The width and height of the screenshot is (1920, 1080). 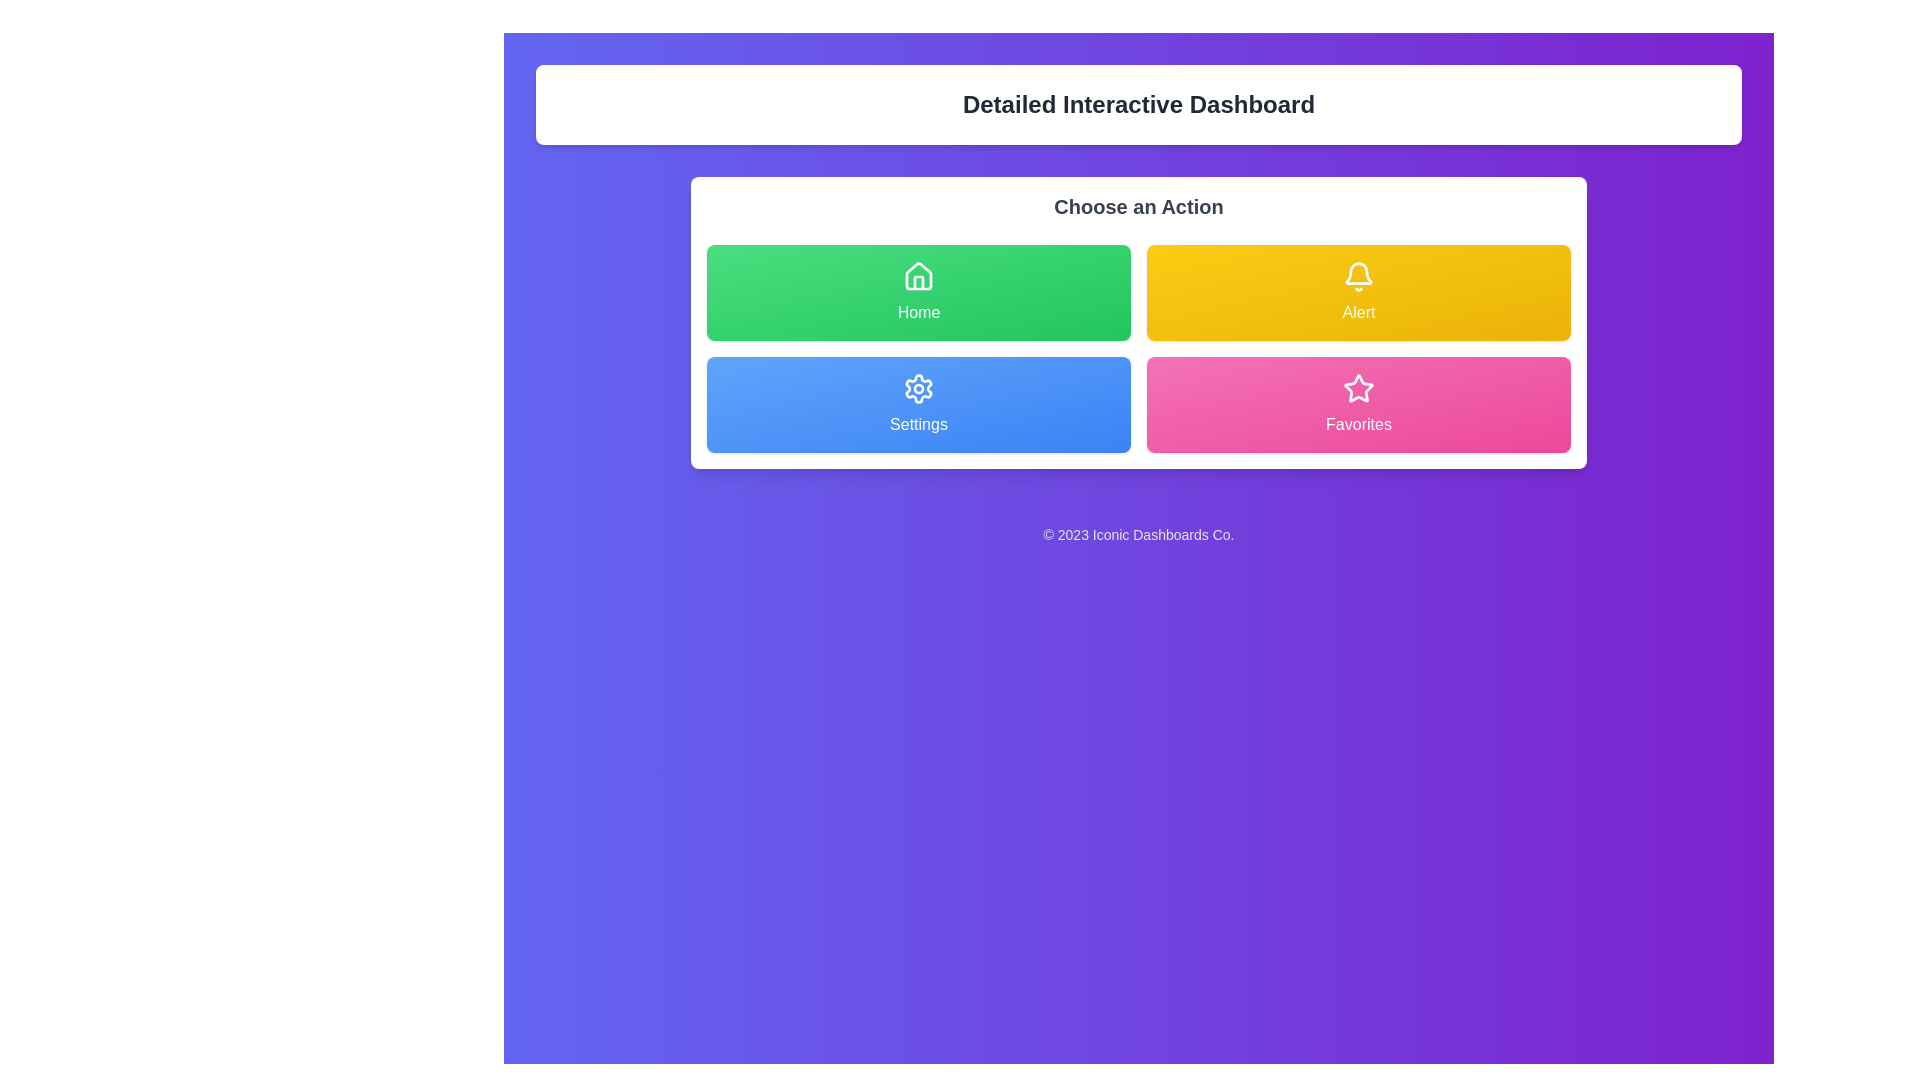 What do you see at coordinates (917, 423) in the screenshot?
I see `text displayed on the 'Settings' text label, which is styled in white on a blue background and is located at the bottom of the 'Settings' card in the bottom-left area of the grid` at bounding box center [917, 423].